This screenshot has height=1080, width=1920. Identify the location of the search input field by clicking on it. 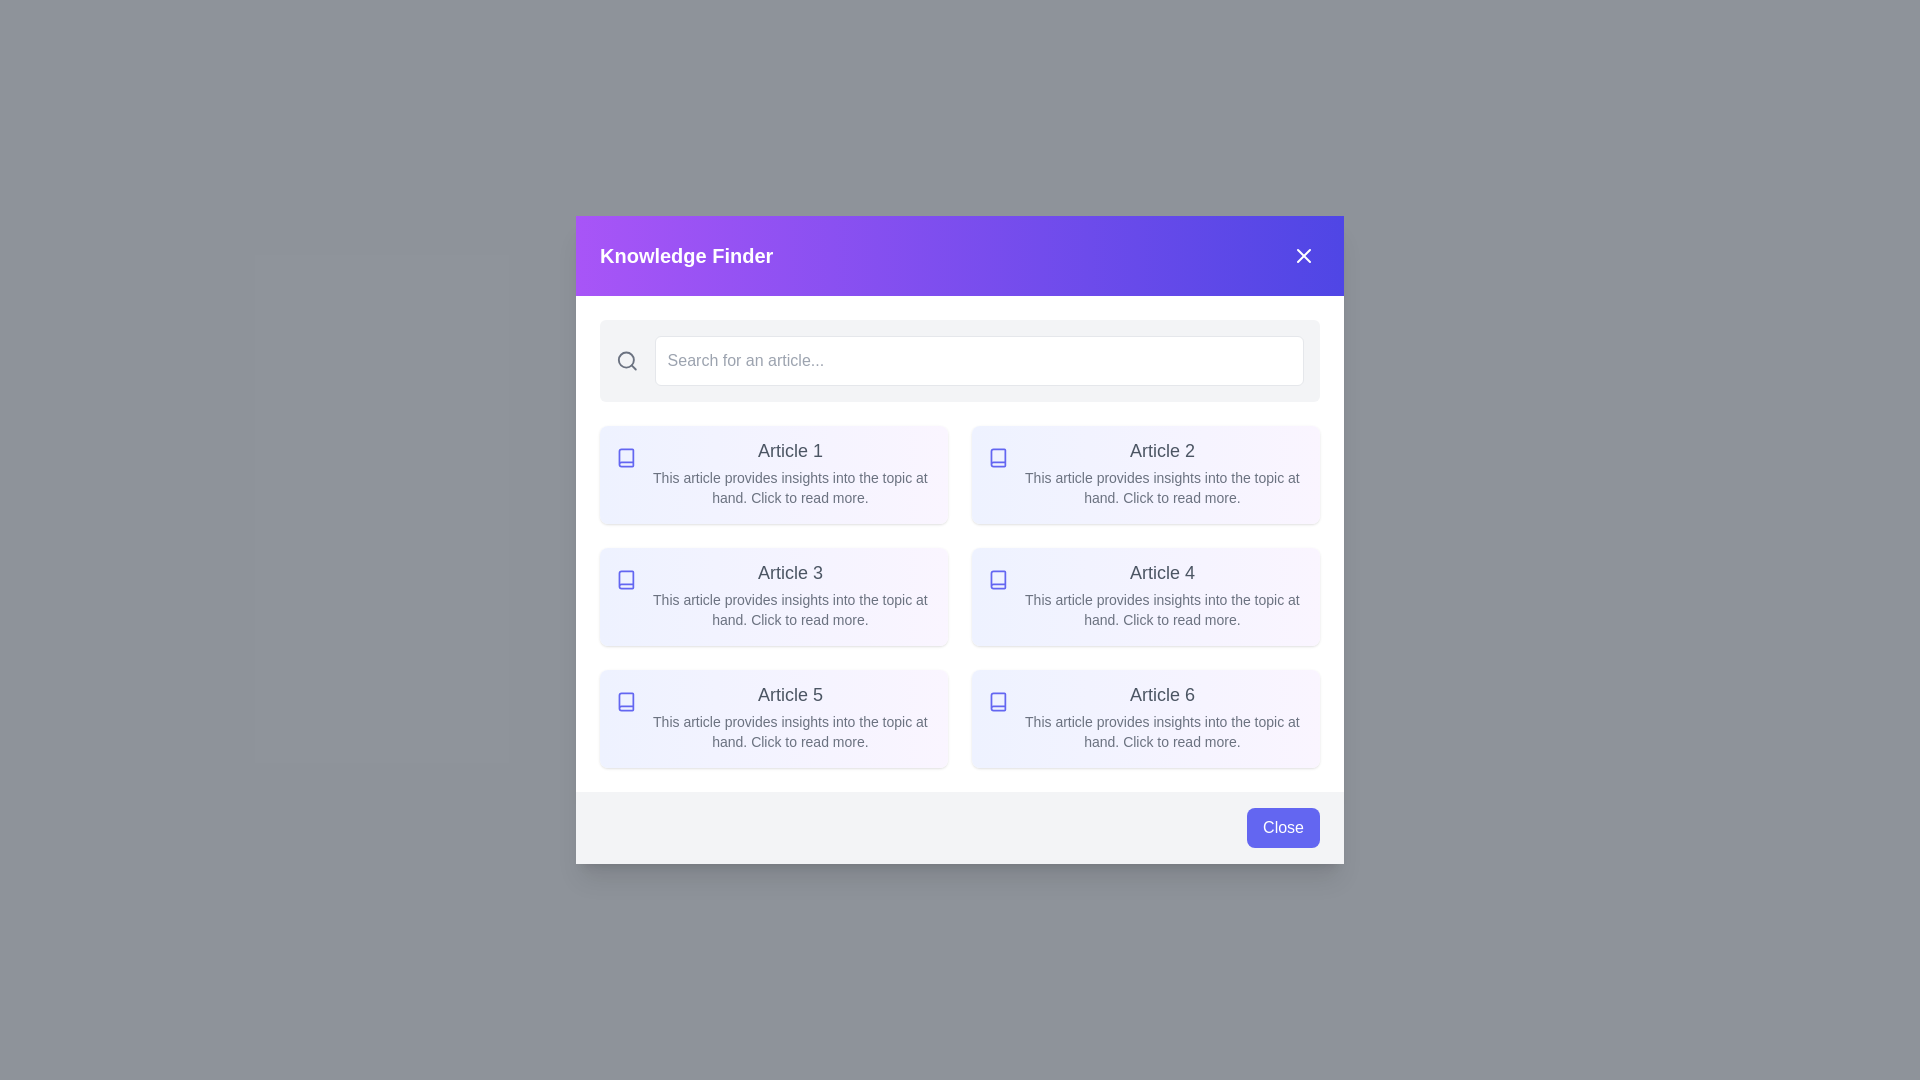
(979, 361).